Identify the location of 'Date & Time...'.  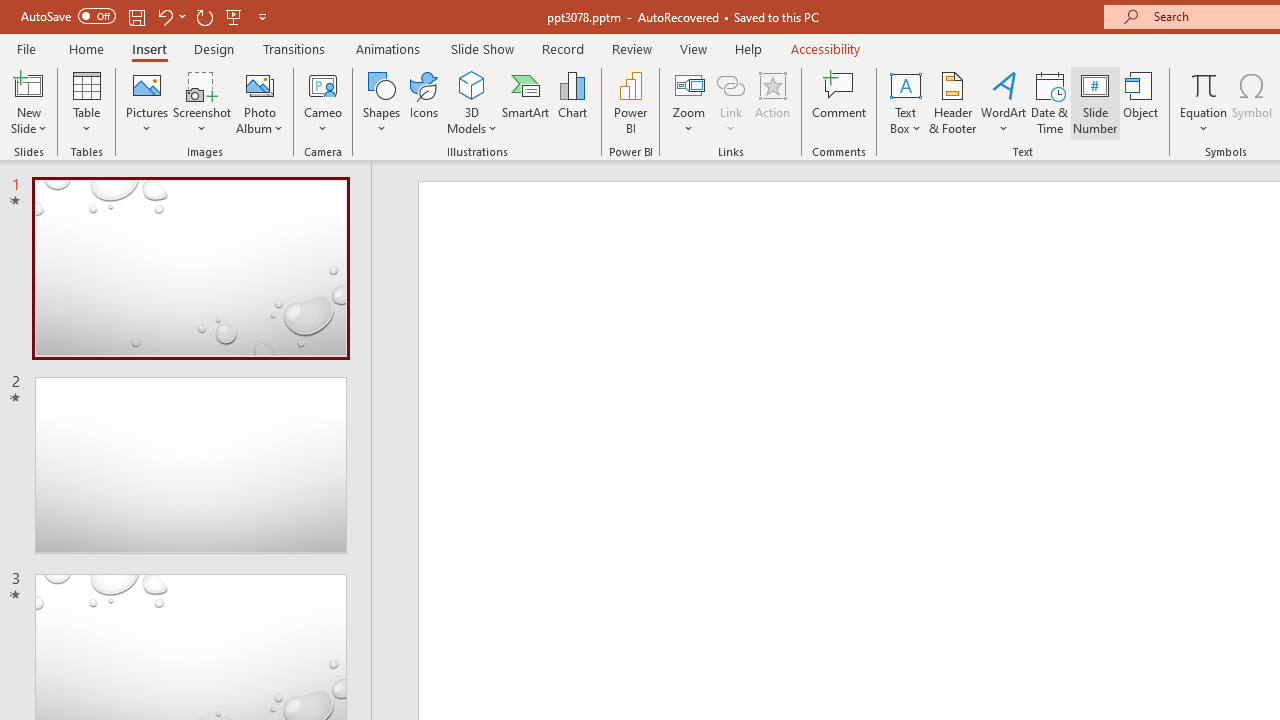
(1049, 103).